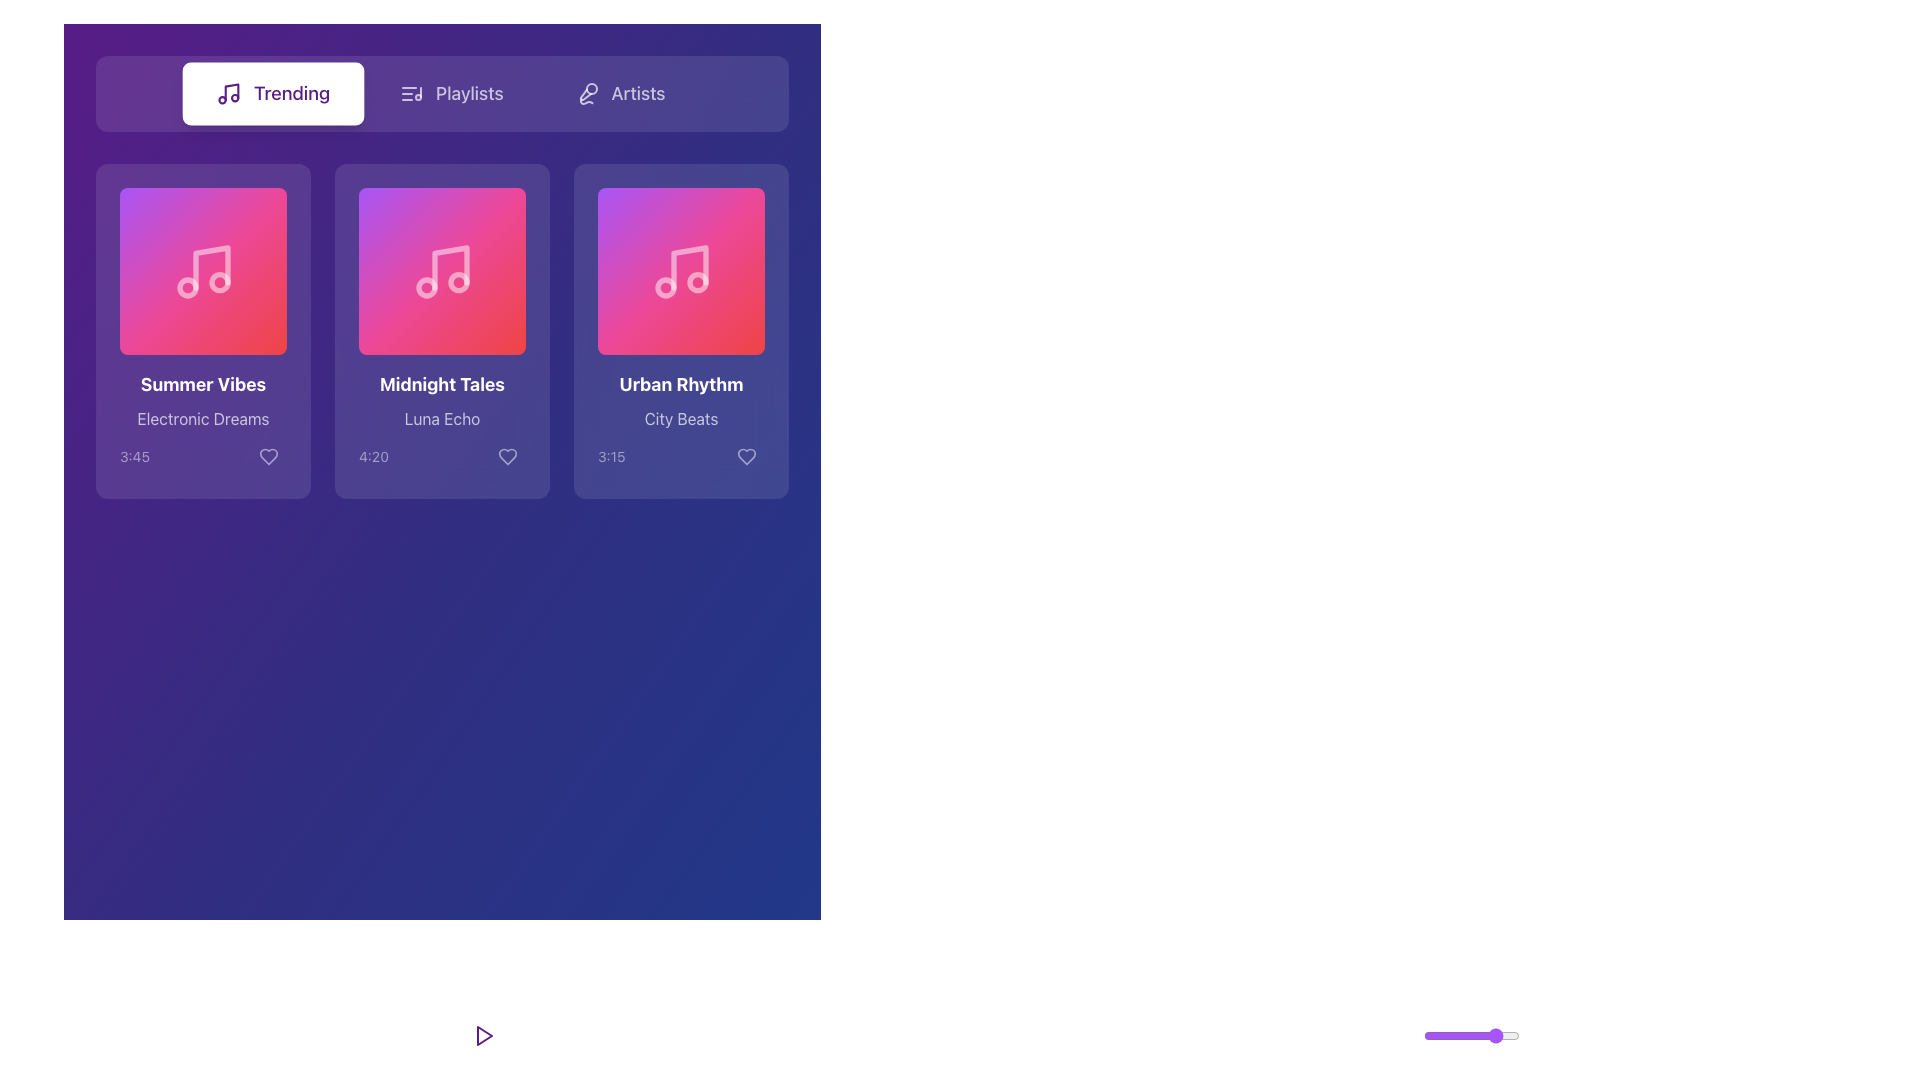  I want to click on the value of the slider, so click(1503, 1035).